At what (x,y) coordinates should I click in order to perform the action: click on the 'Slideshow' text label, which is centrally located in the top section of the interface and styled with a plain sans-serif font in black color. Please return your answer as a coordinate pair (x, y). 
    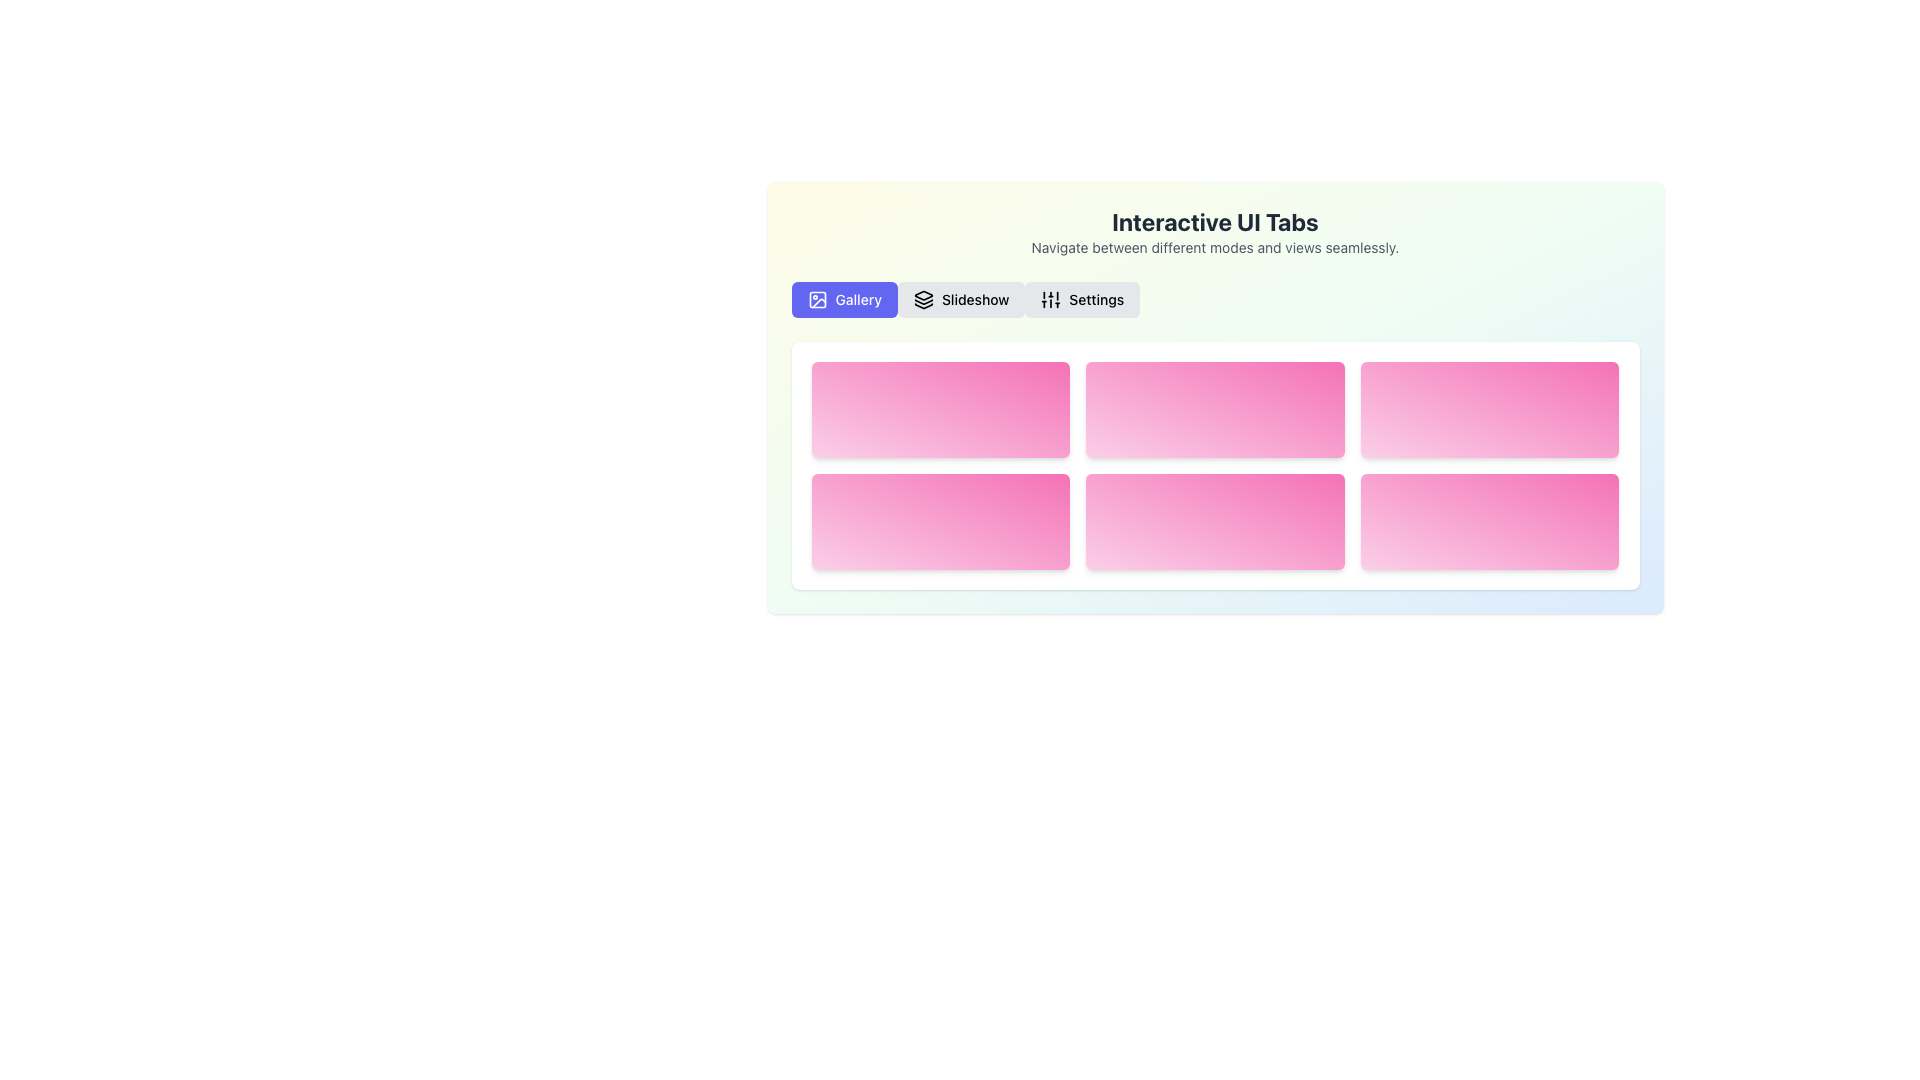
    Looking at the image, I should click on (975, 300).